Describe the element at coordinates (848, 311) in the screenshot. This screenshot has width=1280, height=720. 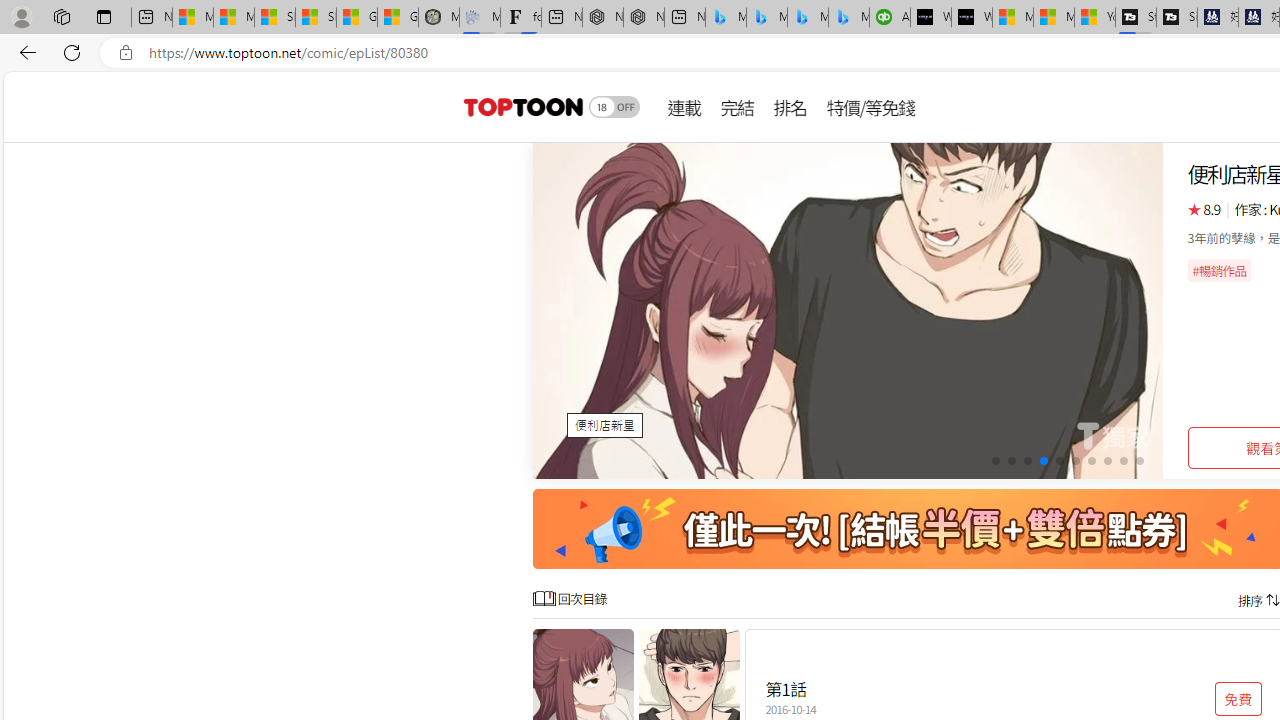
I see `'Class: swiper-slide swiper-slide-active'` at that location.